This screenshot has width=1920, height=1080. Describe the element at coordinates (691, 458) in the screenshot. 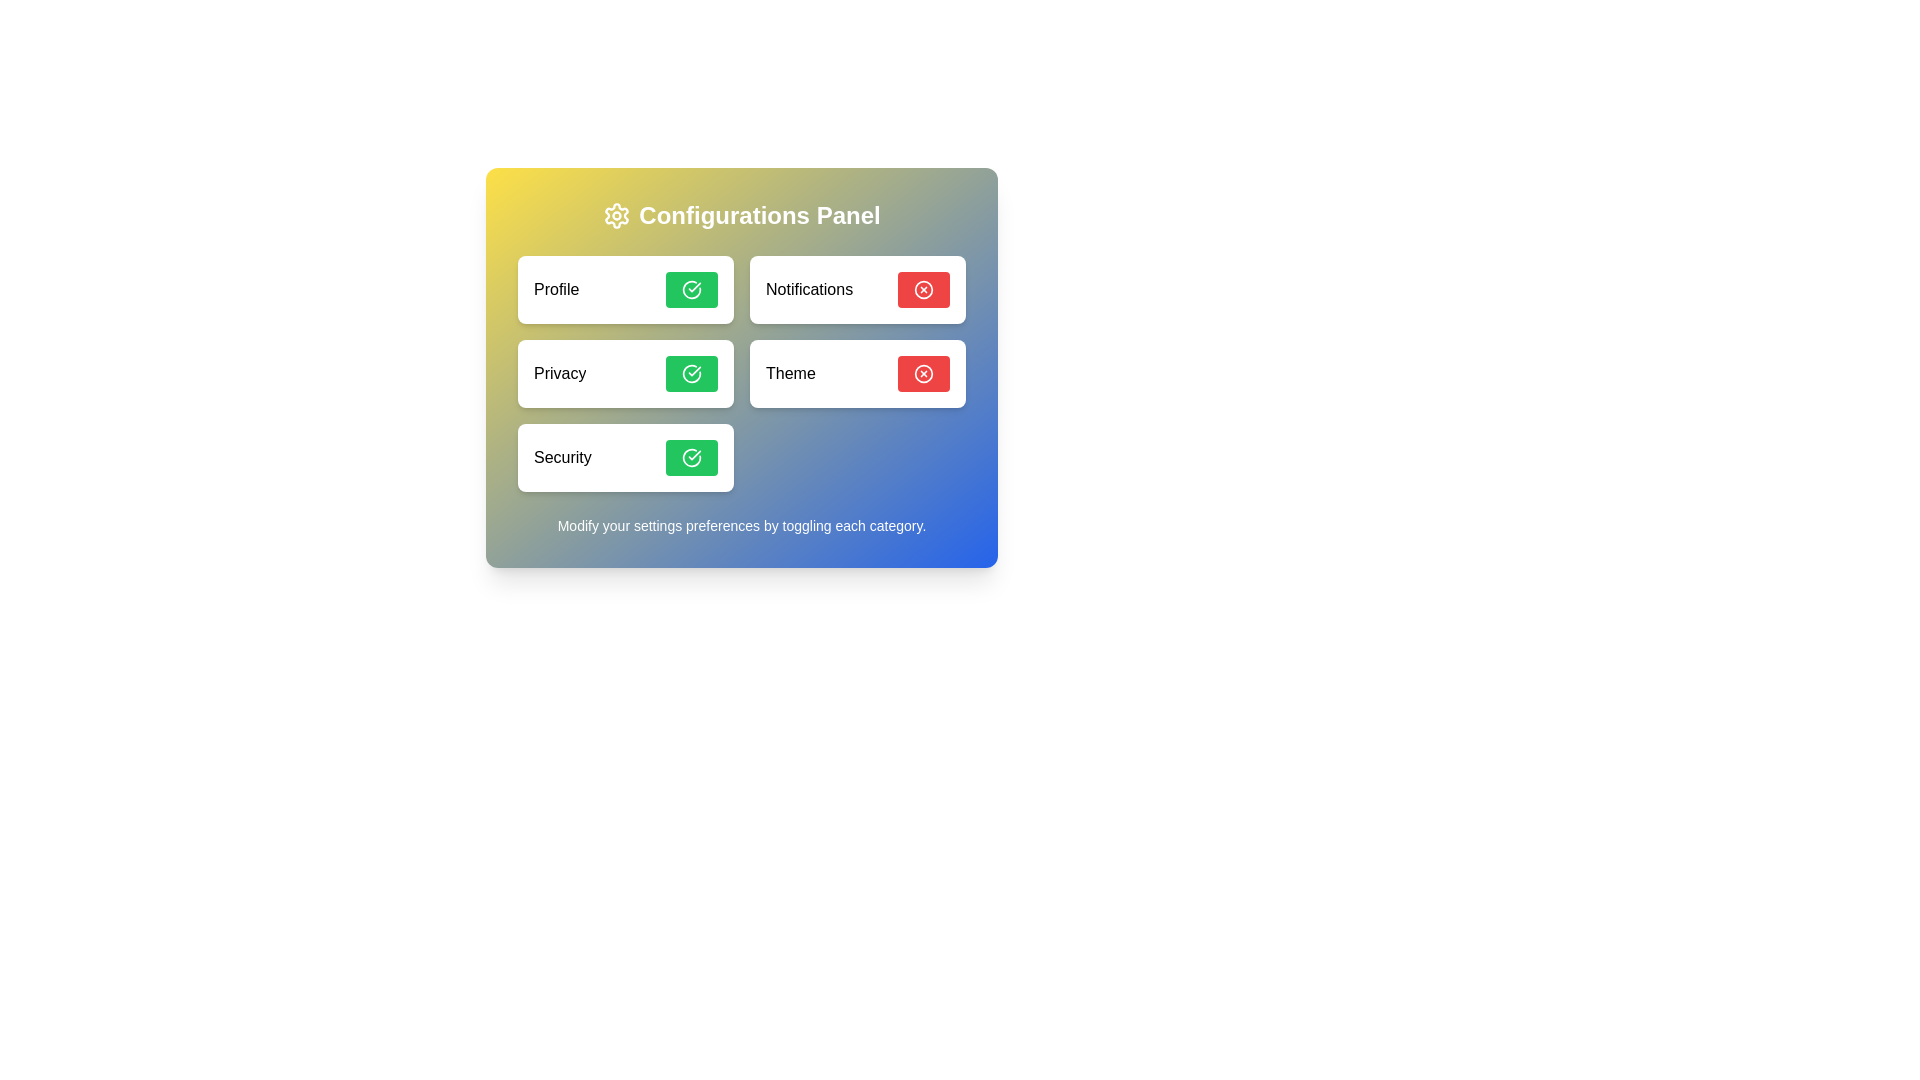

I see `the green checkmark icon in the bottom-left quadrant of the configuration panel to confirm the selection` at that location.